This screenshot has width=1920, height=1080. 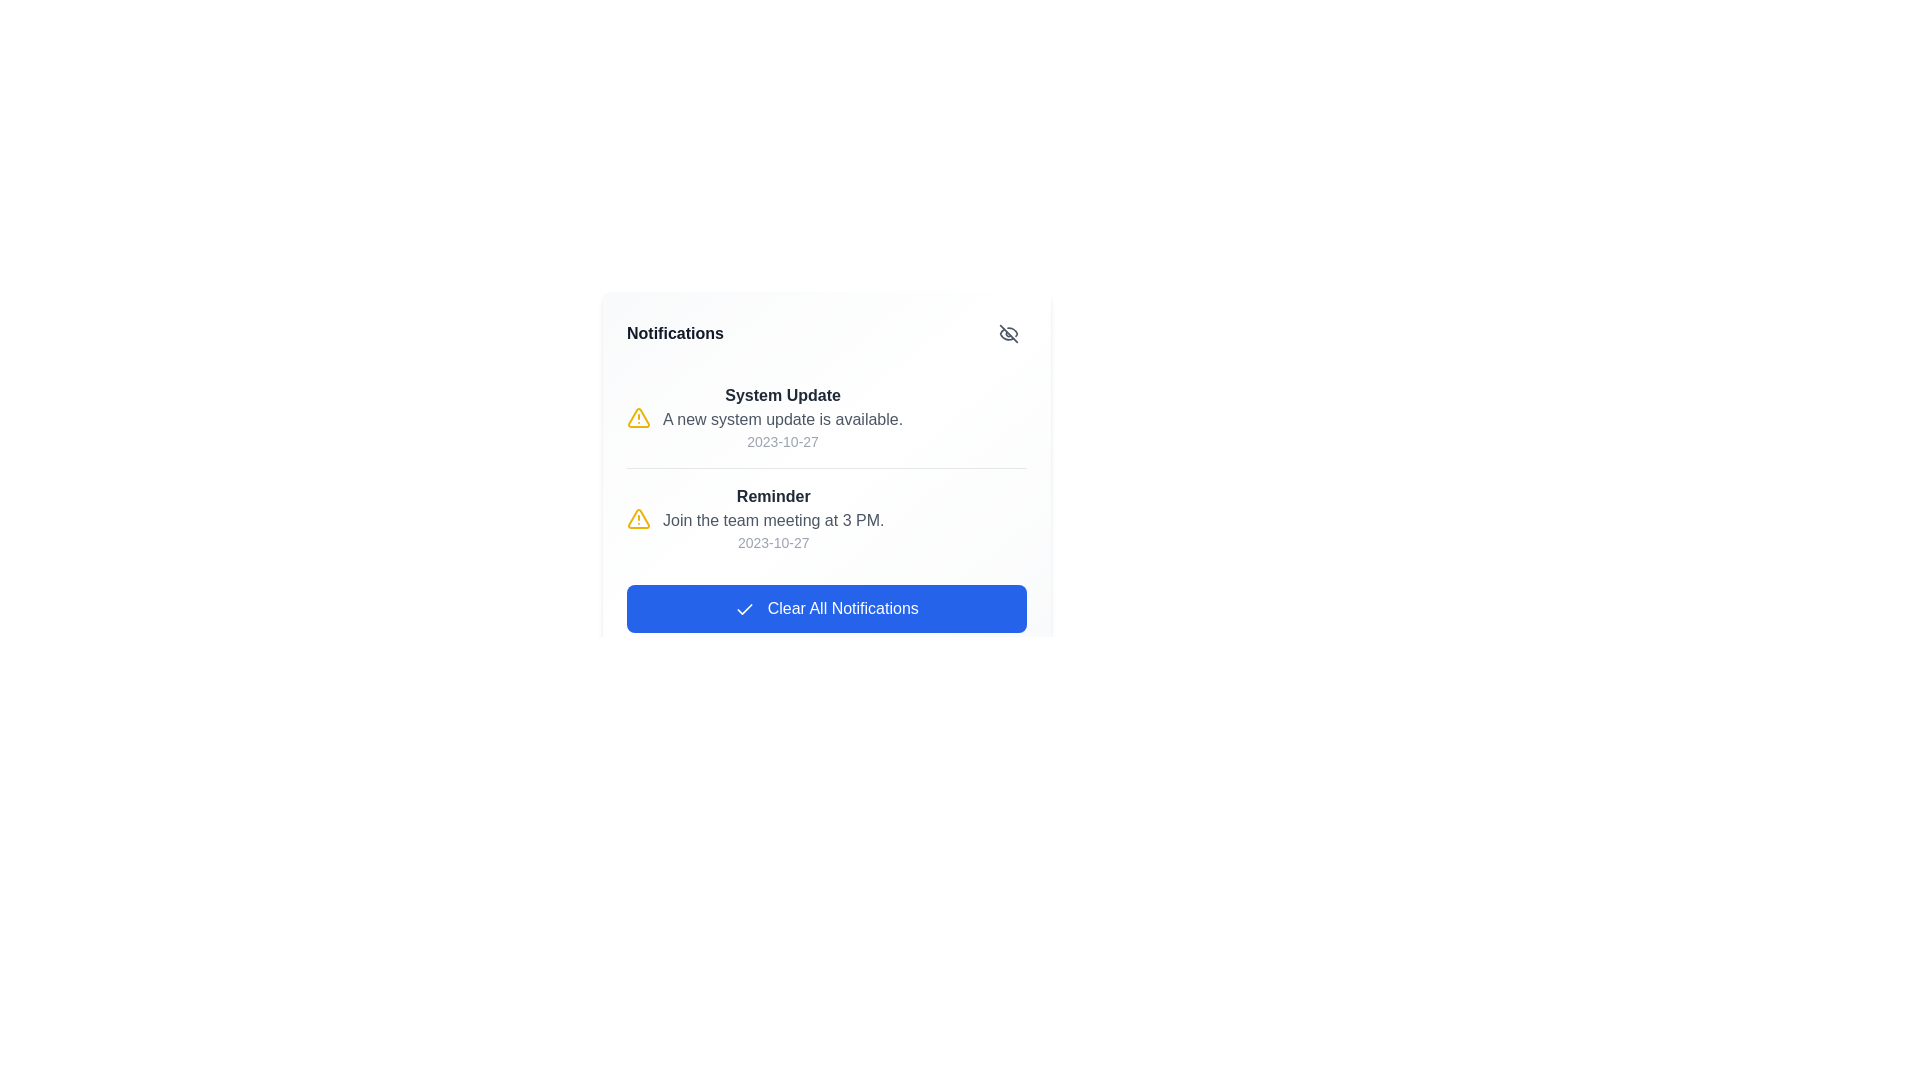 What do you see at coordinates (637, 416) in the screenshot?
I see `the appearance of the warning icon located on the right side of the 'Reminder' notification in the notifications panel` at bounding box center [637, 416].